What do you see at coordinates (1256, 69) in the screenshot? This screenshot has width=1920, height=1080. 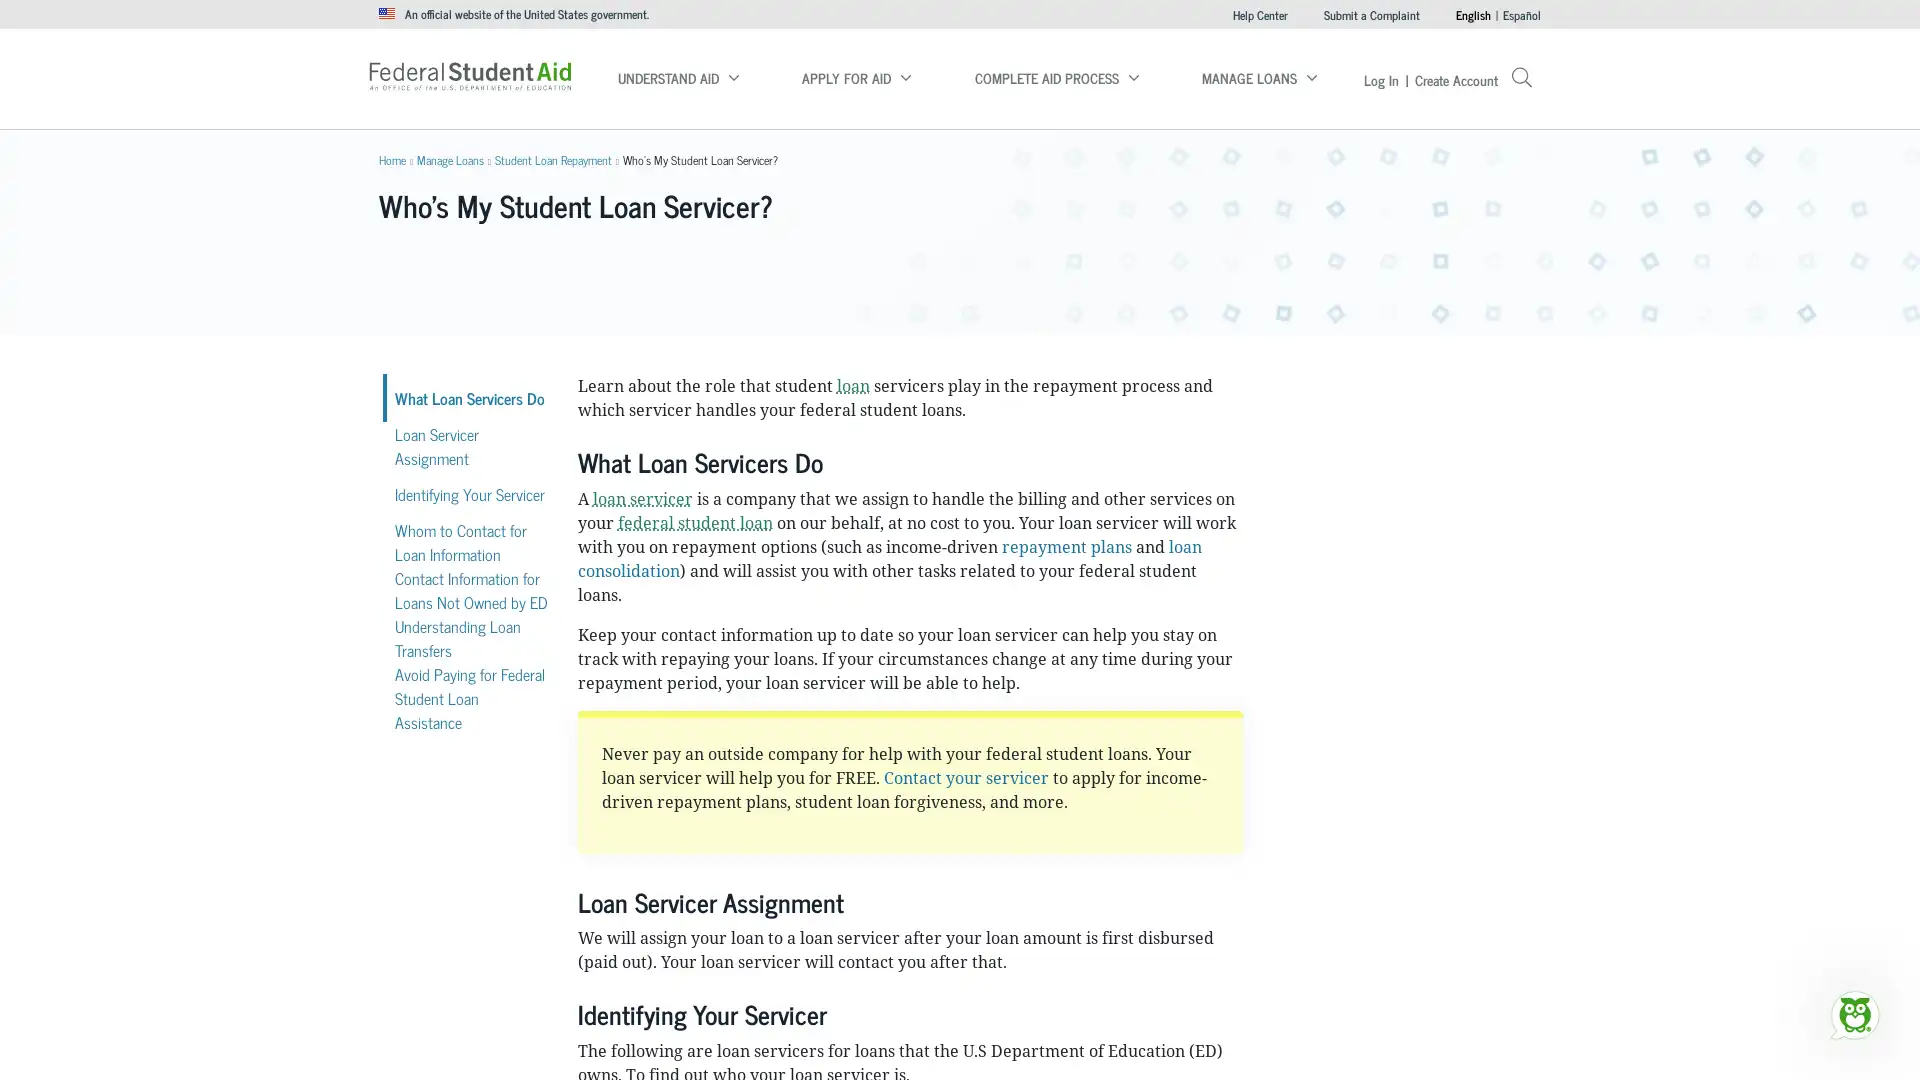 I see `Search` at bounding box center [1256, 69].